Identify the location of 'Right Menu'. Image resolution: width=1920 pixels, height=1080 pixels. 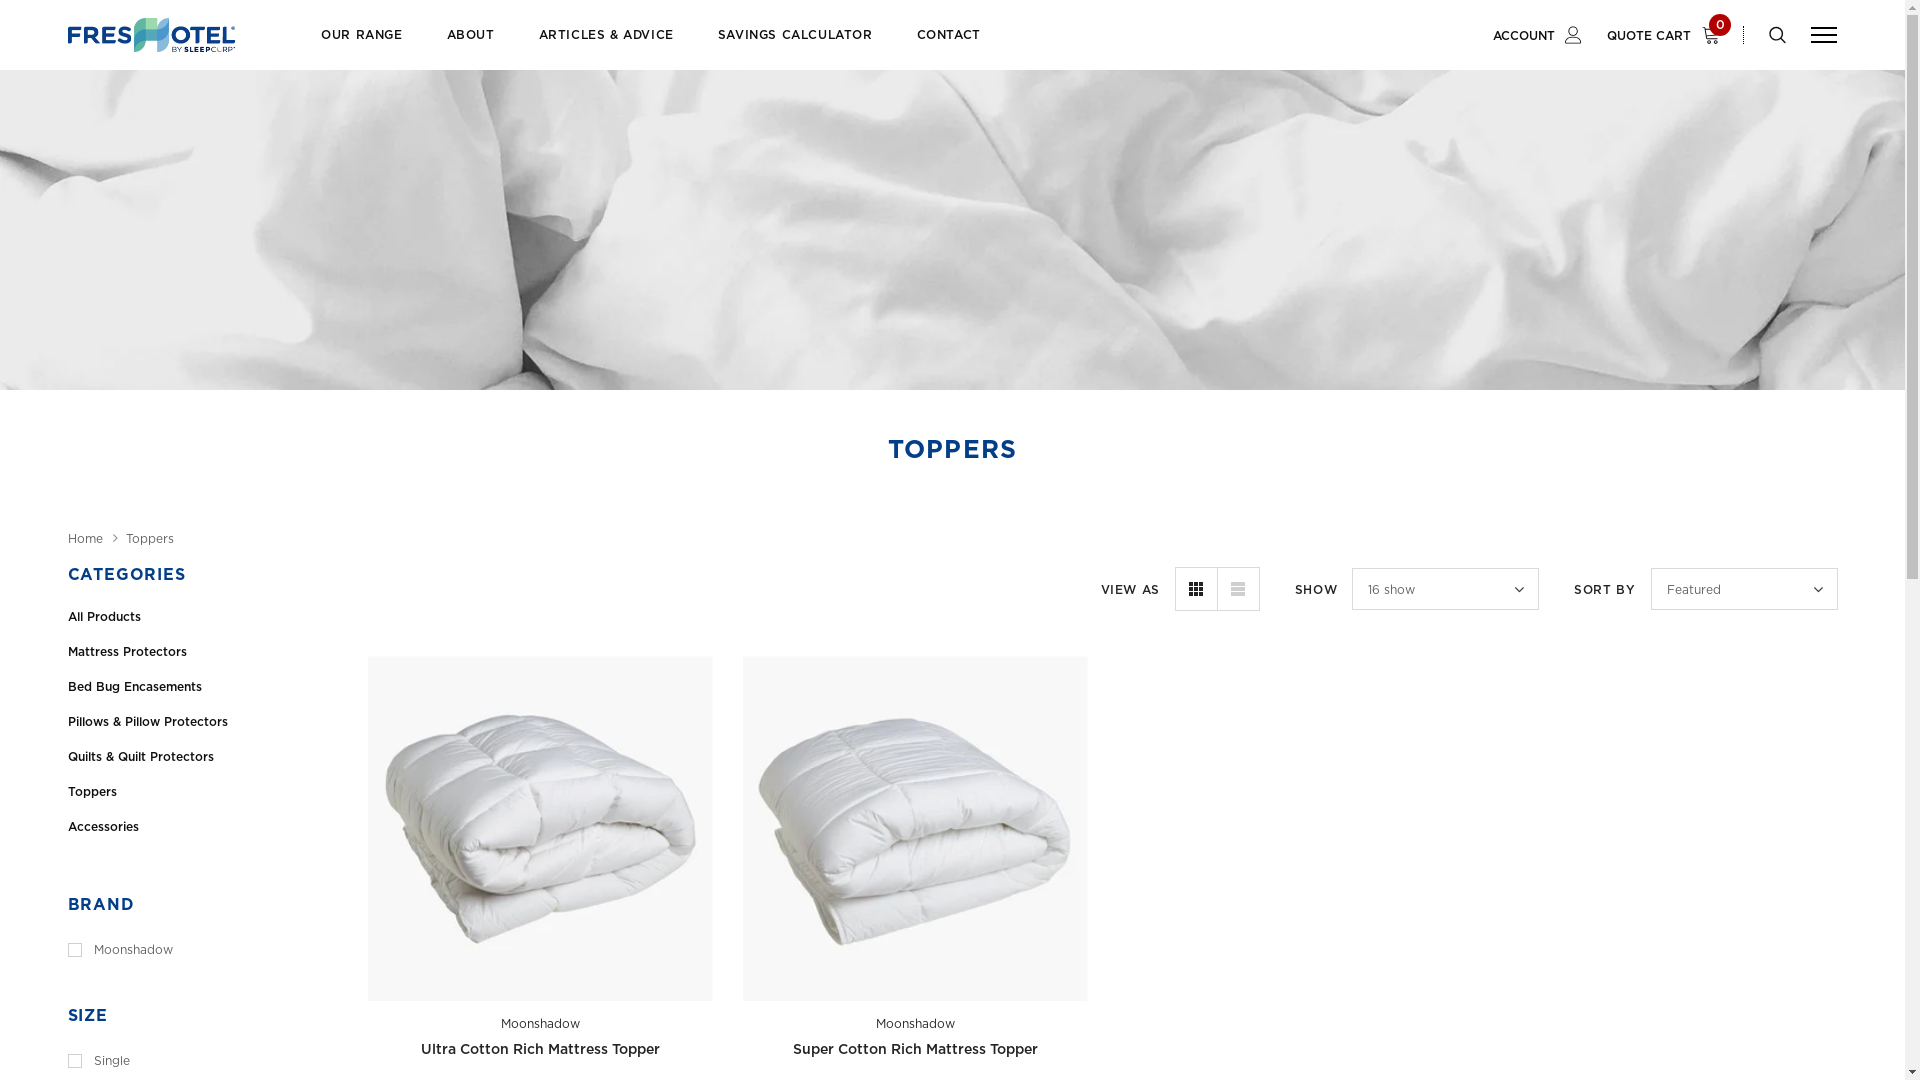
(1810, 34).